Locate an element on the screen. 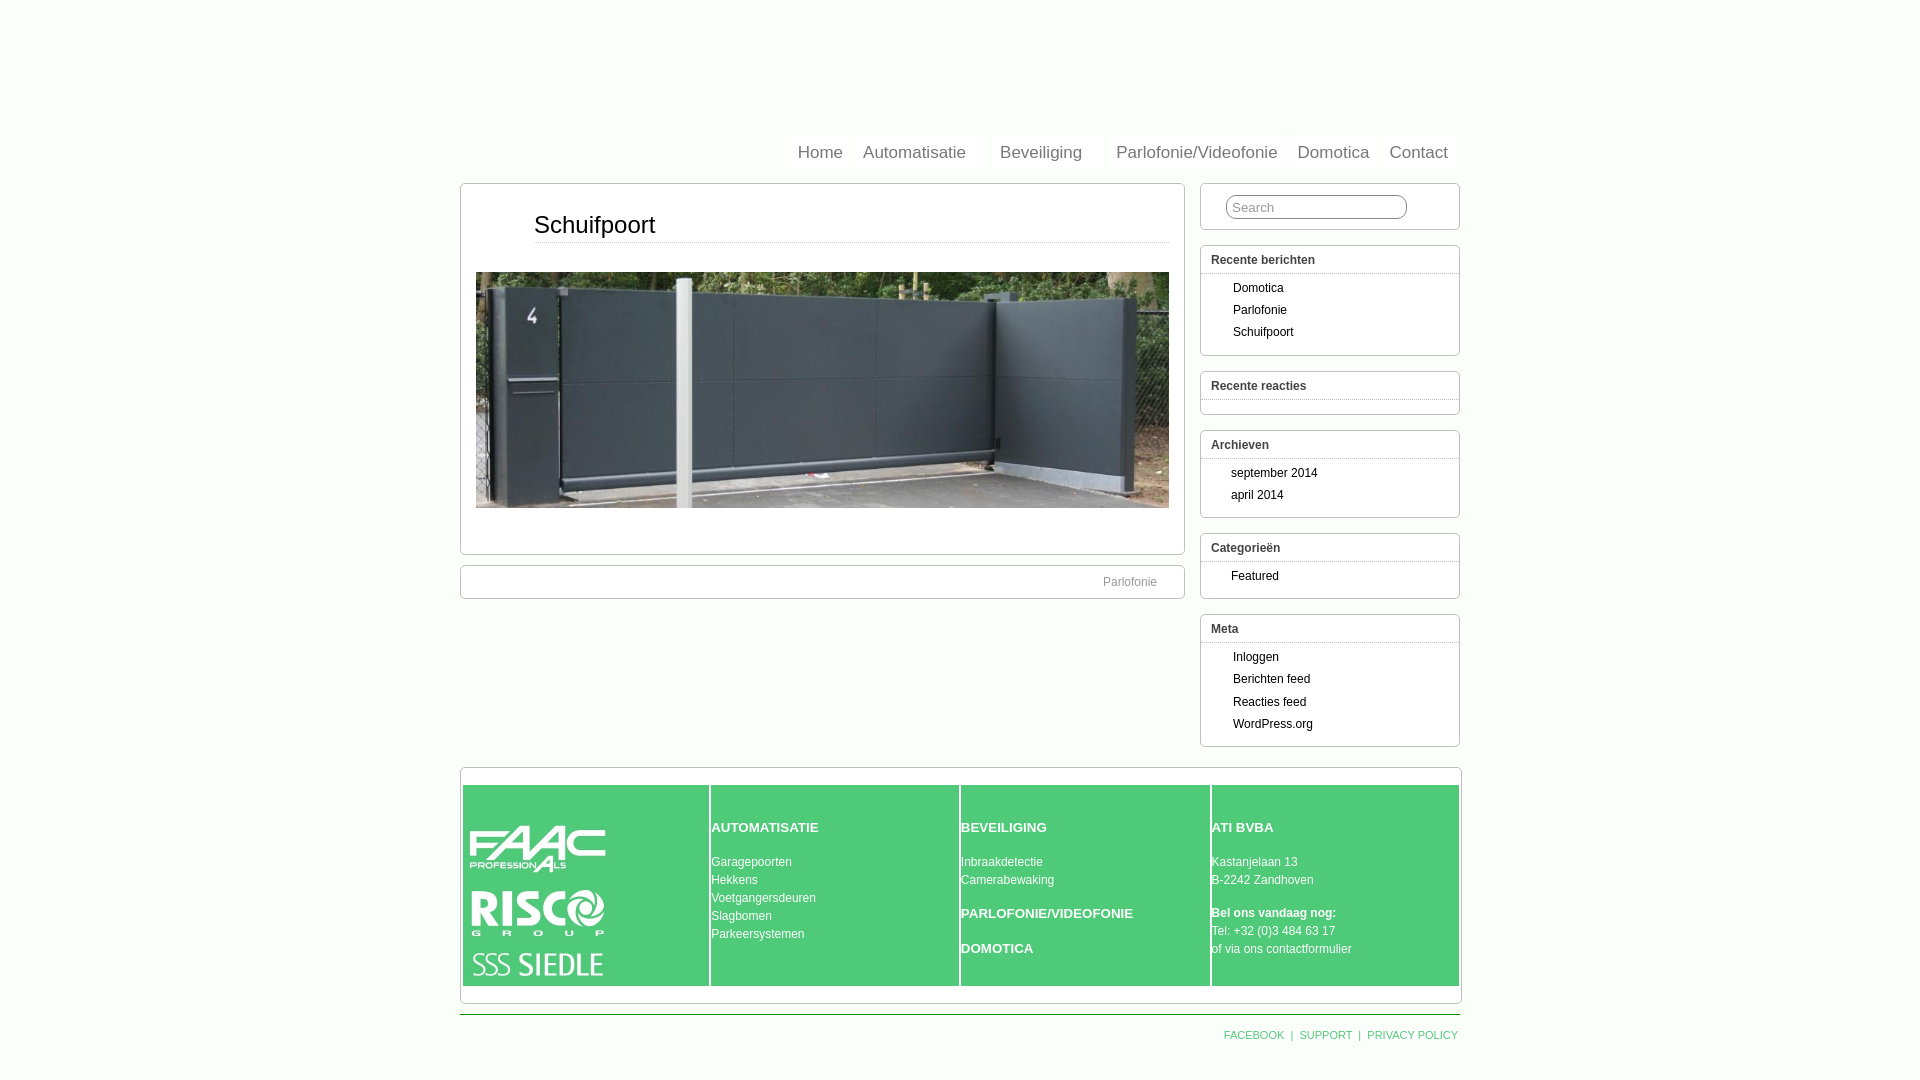 Image resolution: width=1920 pixels, height=1080 pixels. ' PRIVACY POLICY' is located at coordinates (1410, 1034).